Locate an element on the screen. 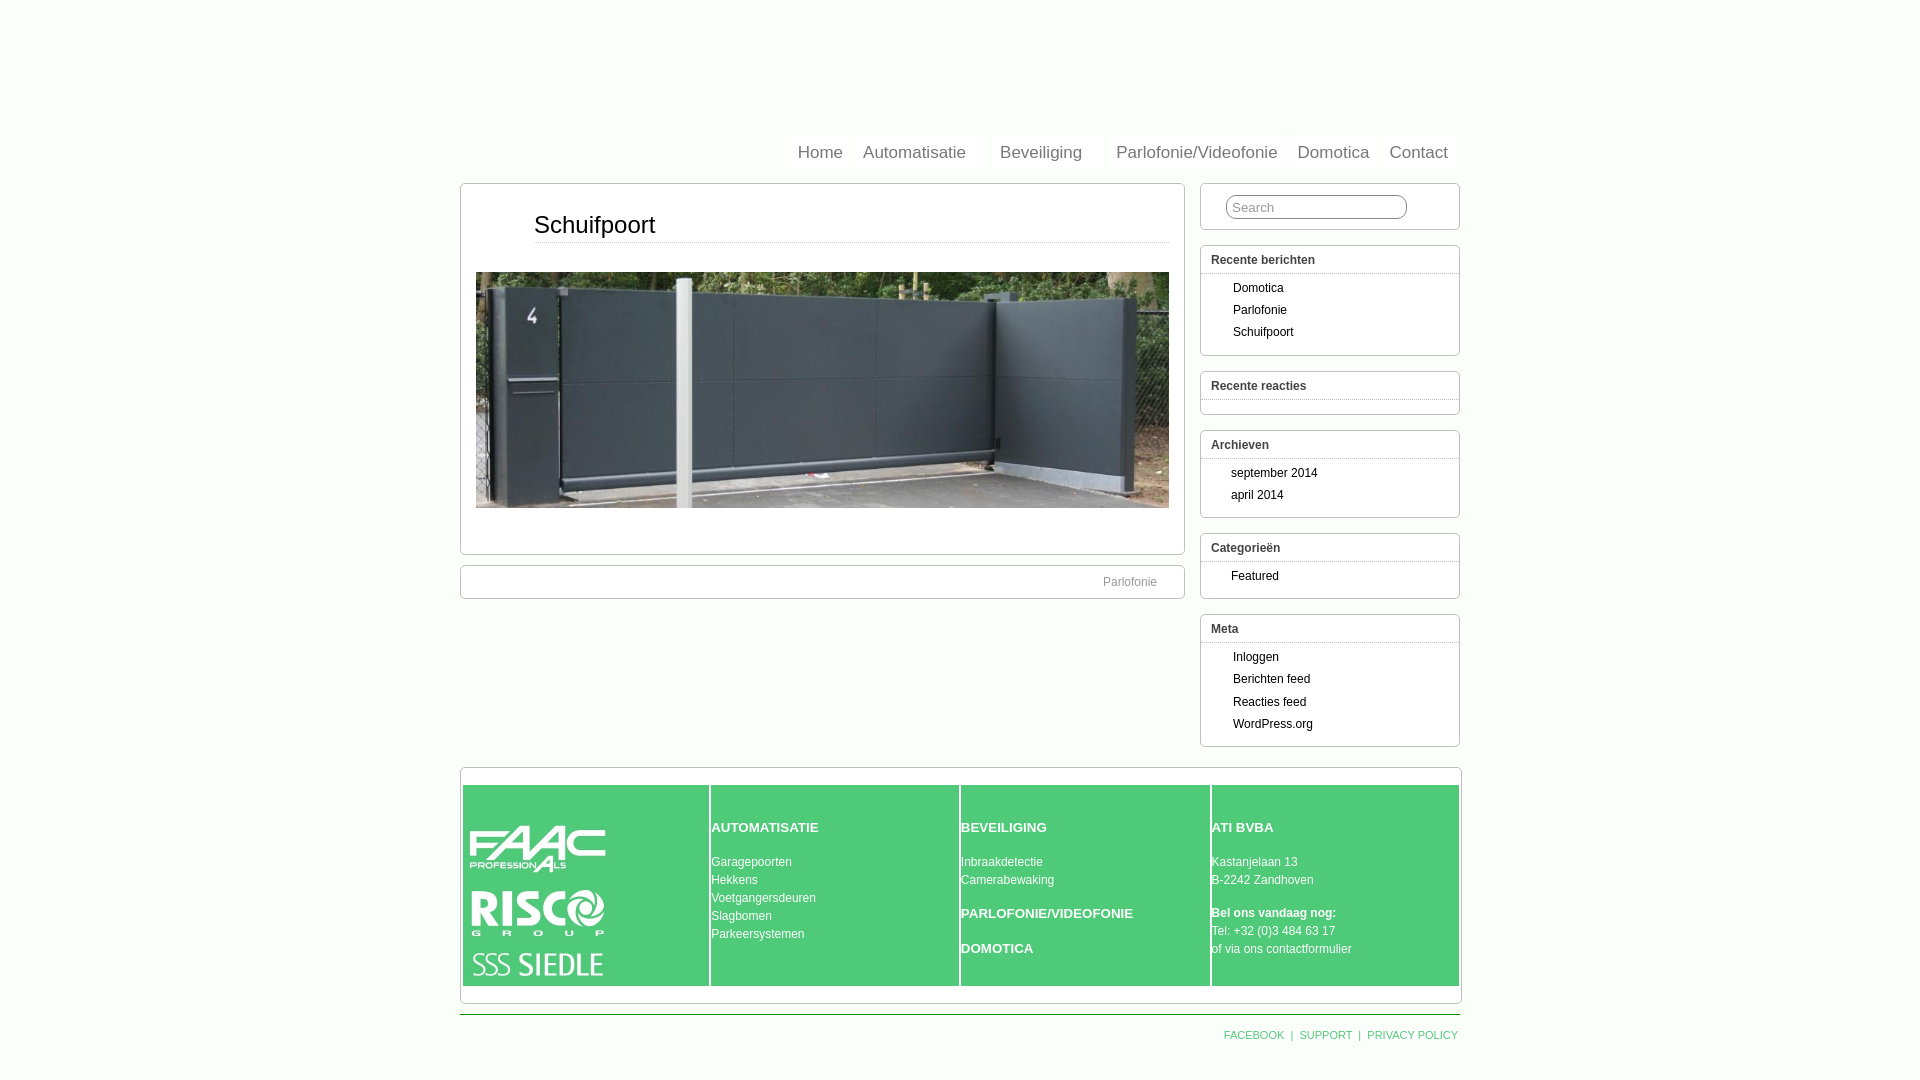 Image resolution: width=1920 pixels, height=1080 pixels. ' PRIVACY POLICY' is located at coordinates (1410, 1034).